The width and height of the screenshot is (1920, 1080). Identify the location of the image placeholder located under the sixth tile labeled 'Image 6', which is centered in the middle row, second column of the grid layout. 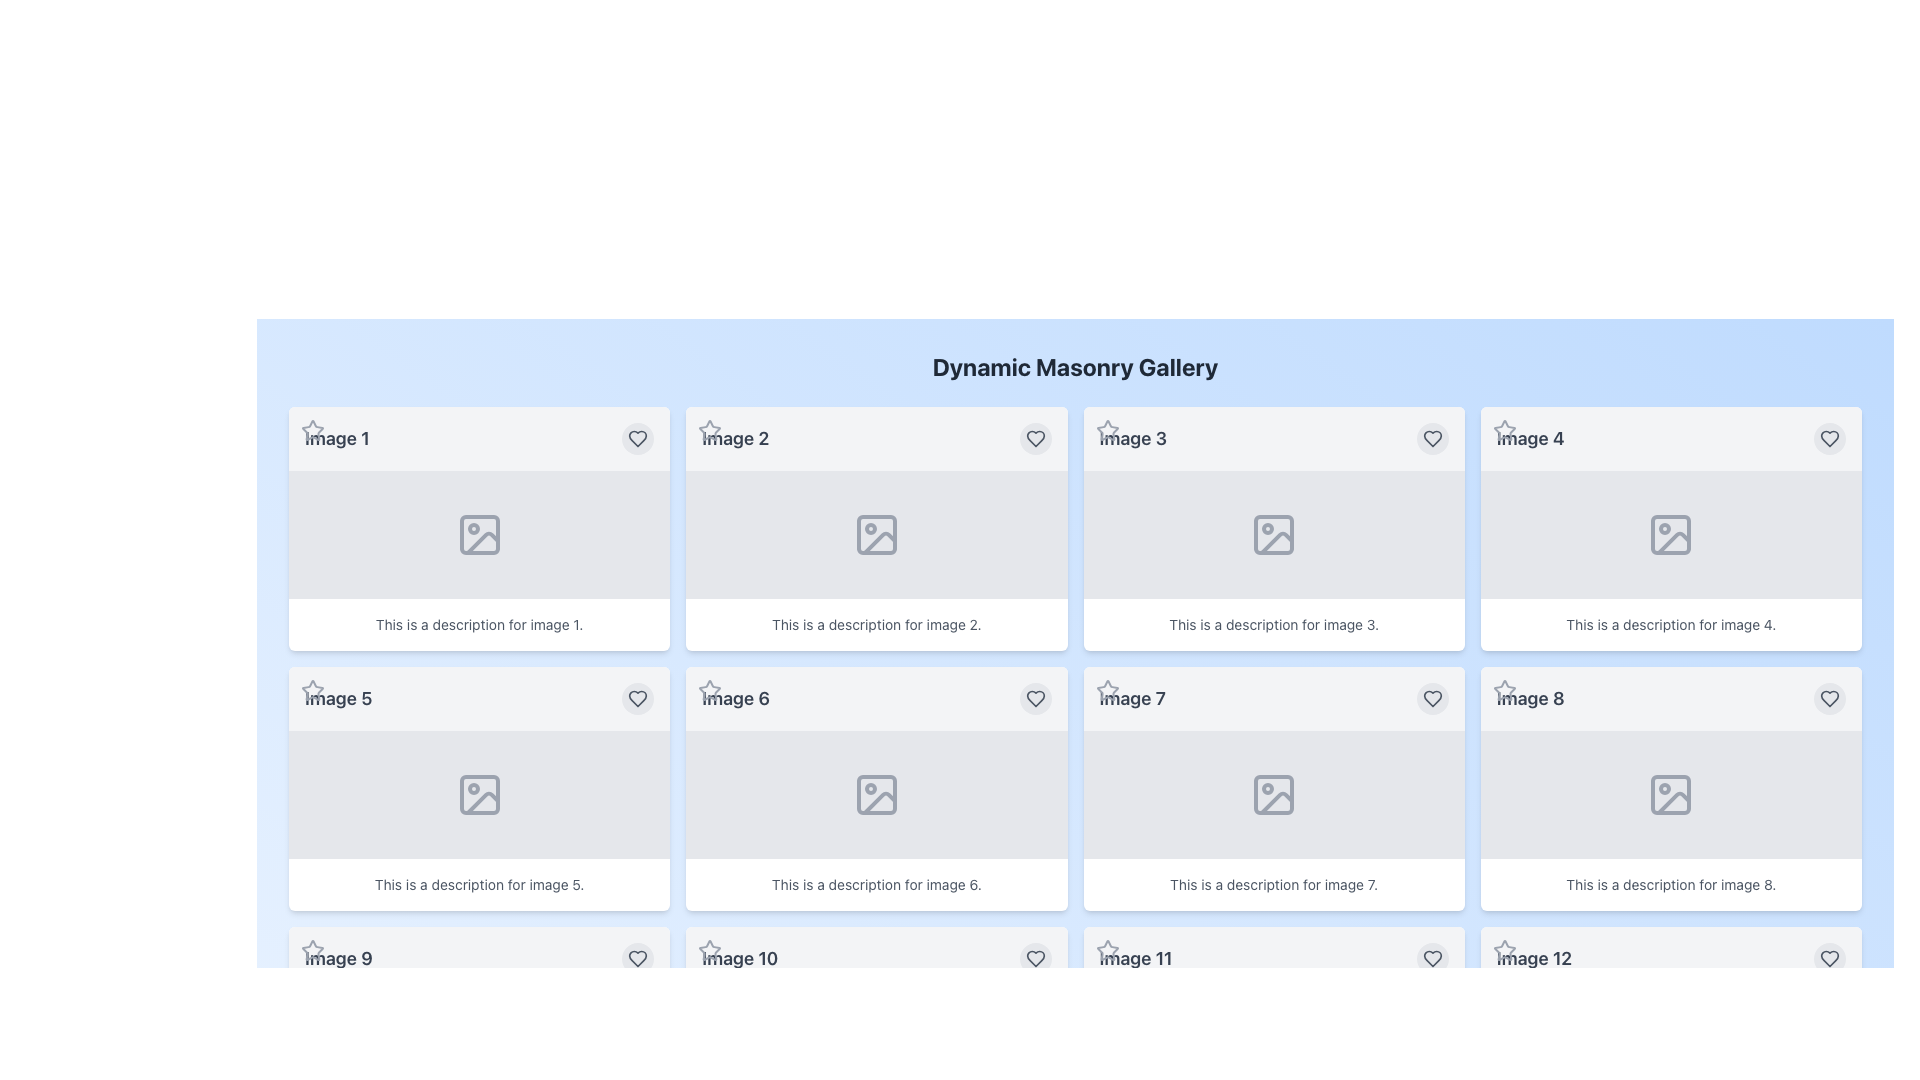
(876, 793).